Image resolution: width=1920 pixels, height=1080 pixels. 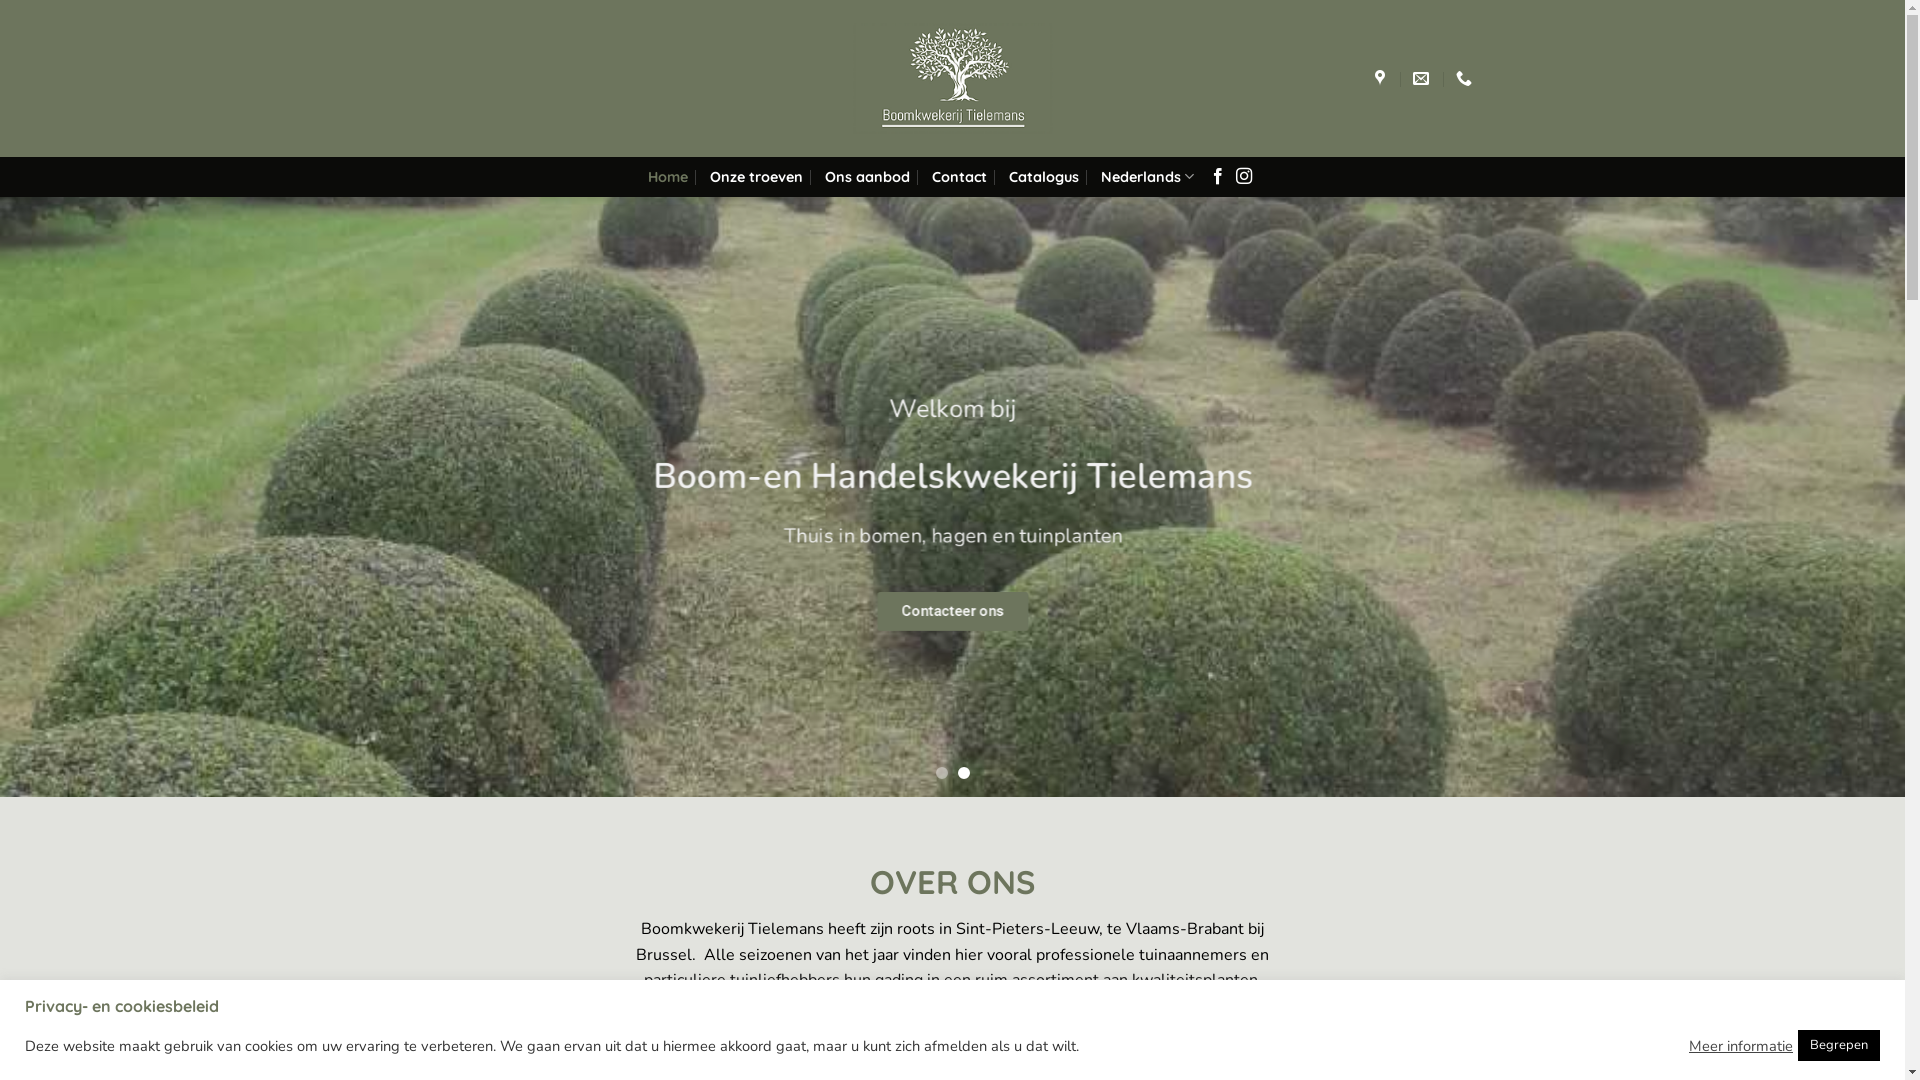 I want to click on 'Contacteer ons', so click(x=951, y=610).